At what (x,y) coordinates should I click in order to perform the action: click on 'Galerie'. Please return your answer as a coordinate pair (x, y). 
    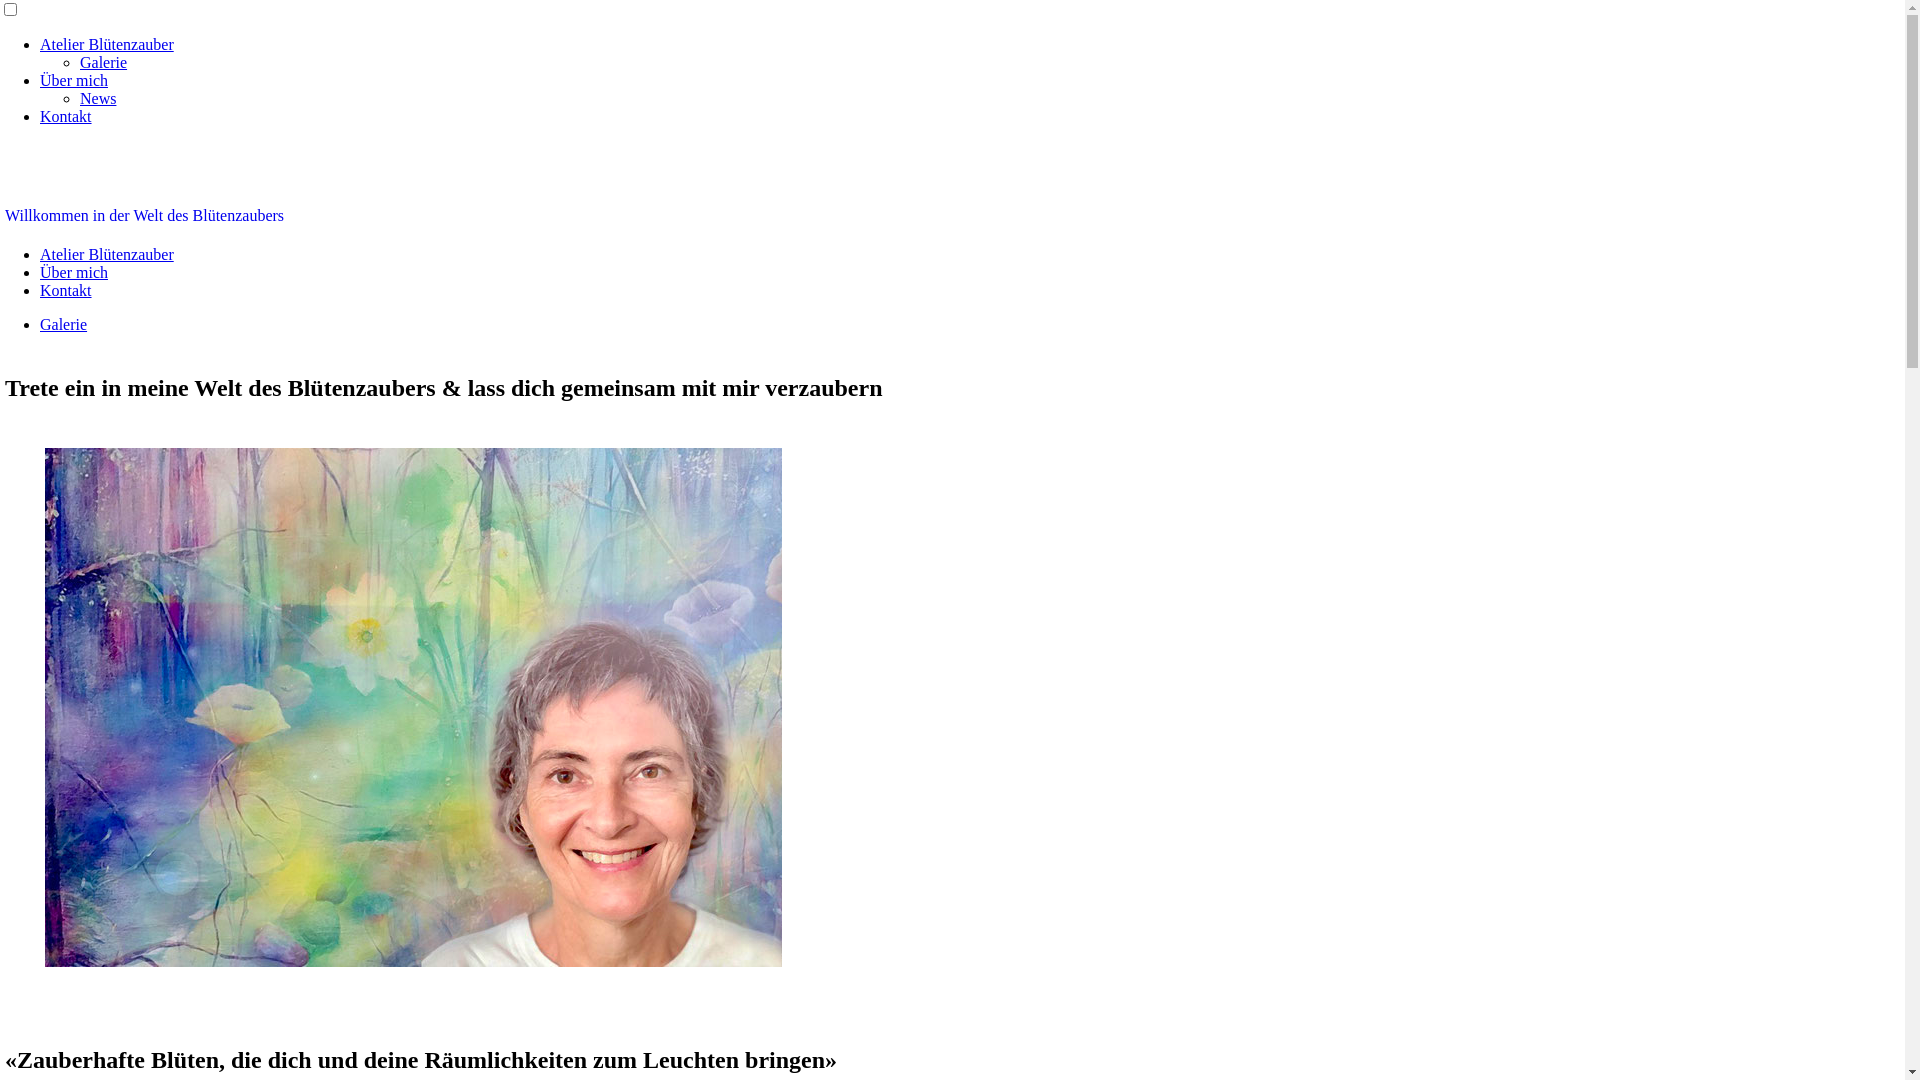
    Looking at the image, I should click on (80, 61).